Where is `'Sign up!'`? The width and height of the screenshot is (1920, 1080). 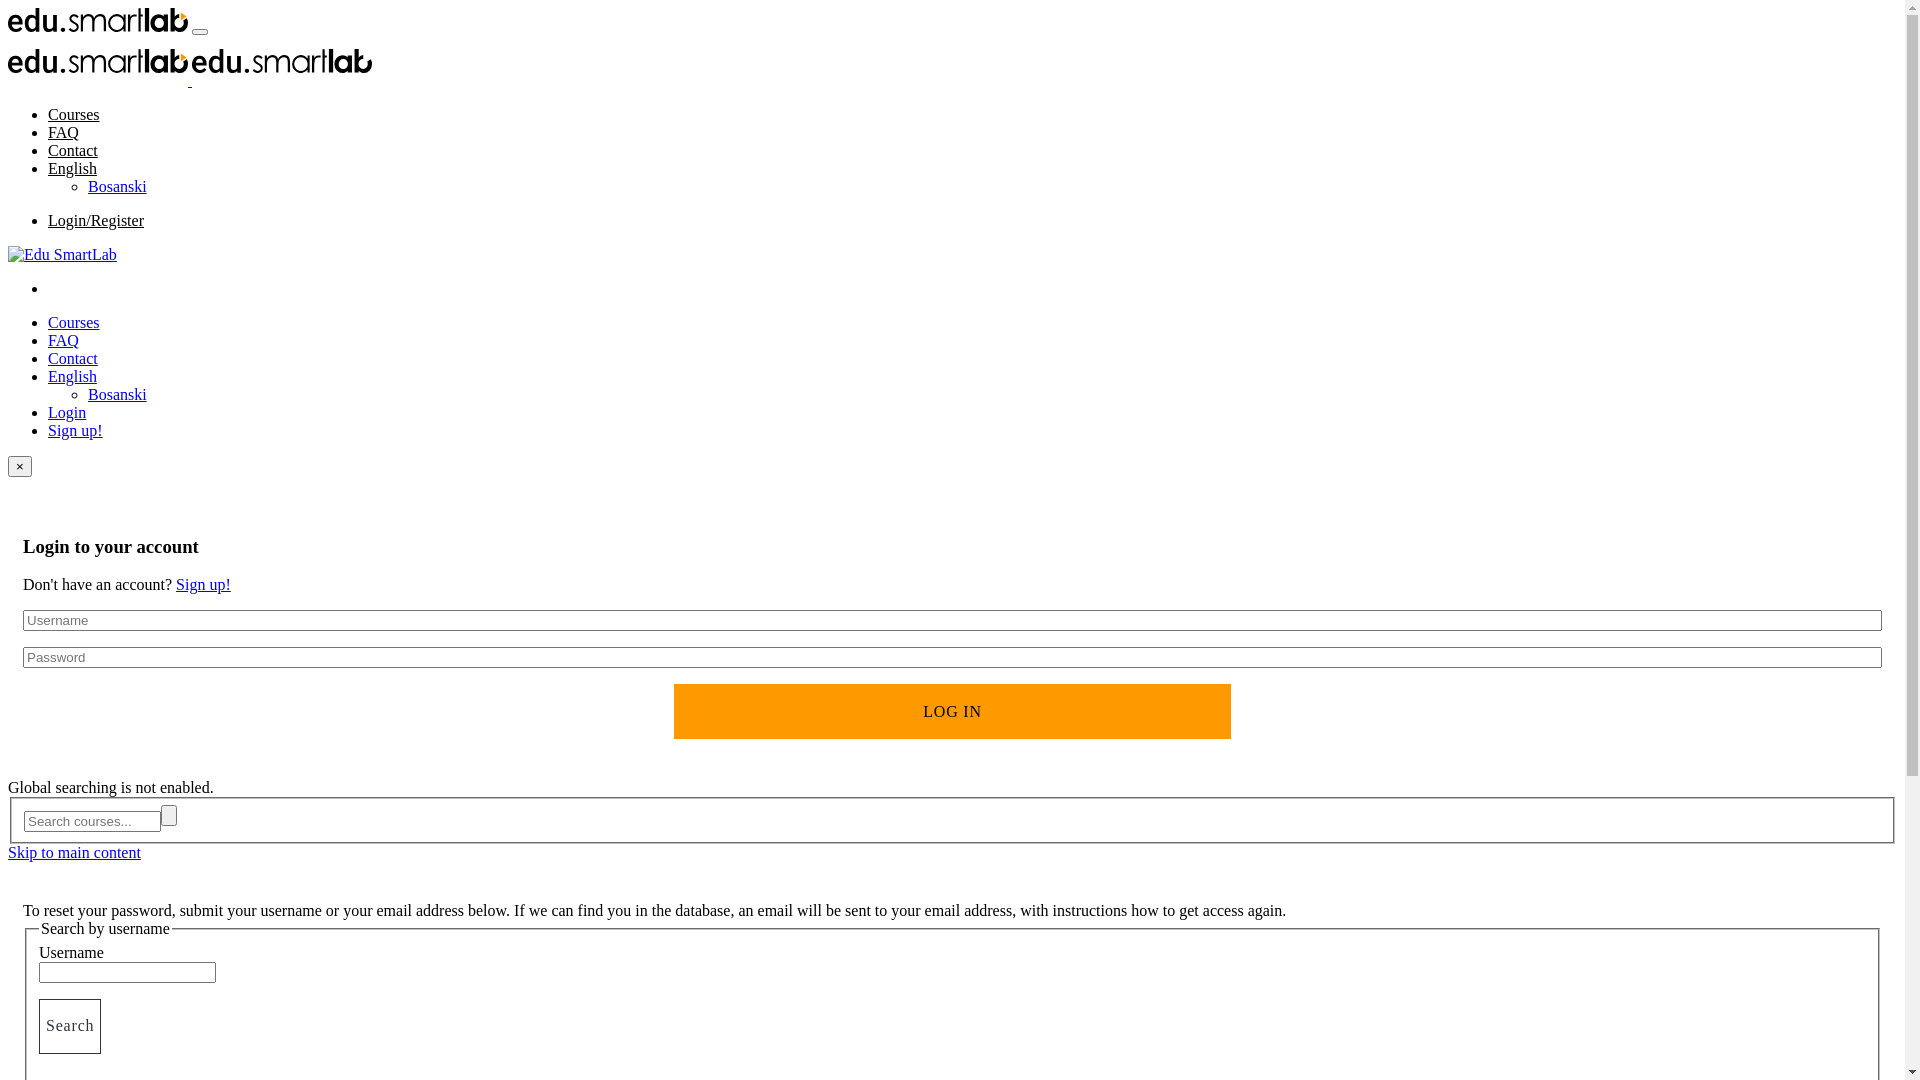
'Sign up!' is located at coordinates (75, 429).